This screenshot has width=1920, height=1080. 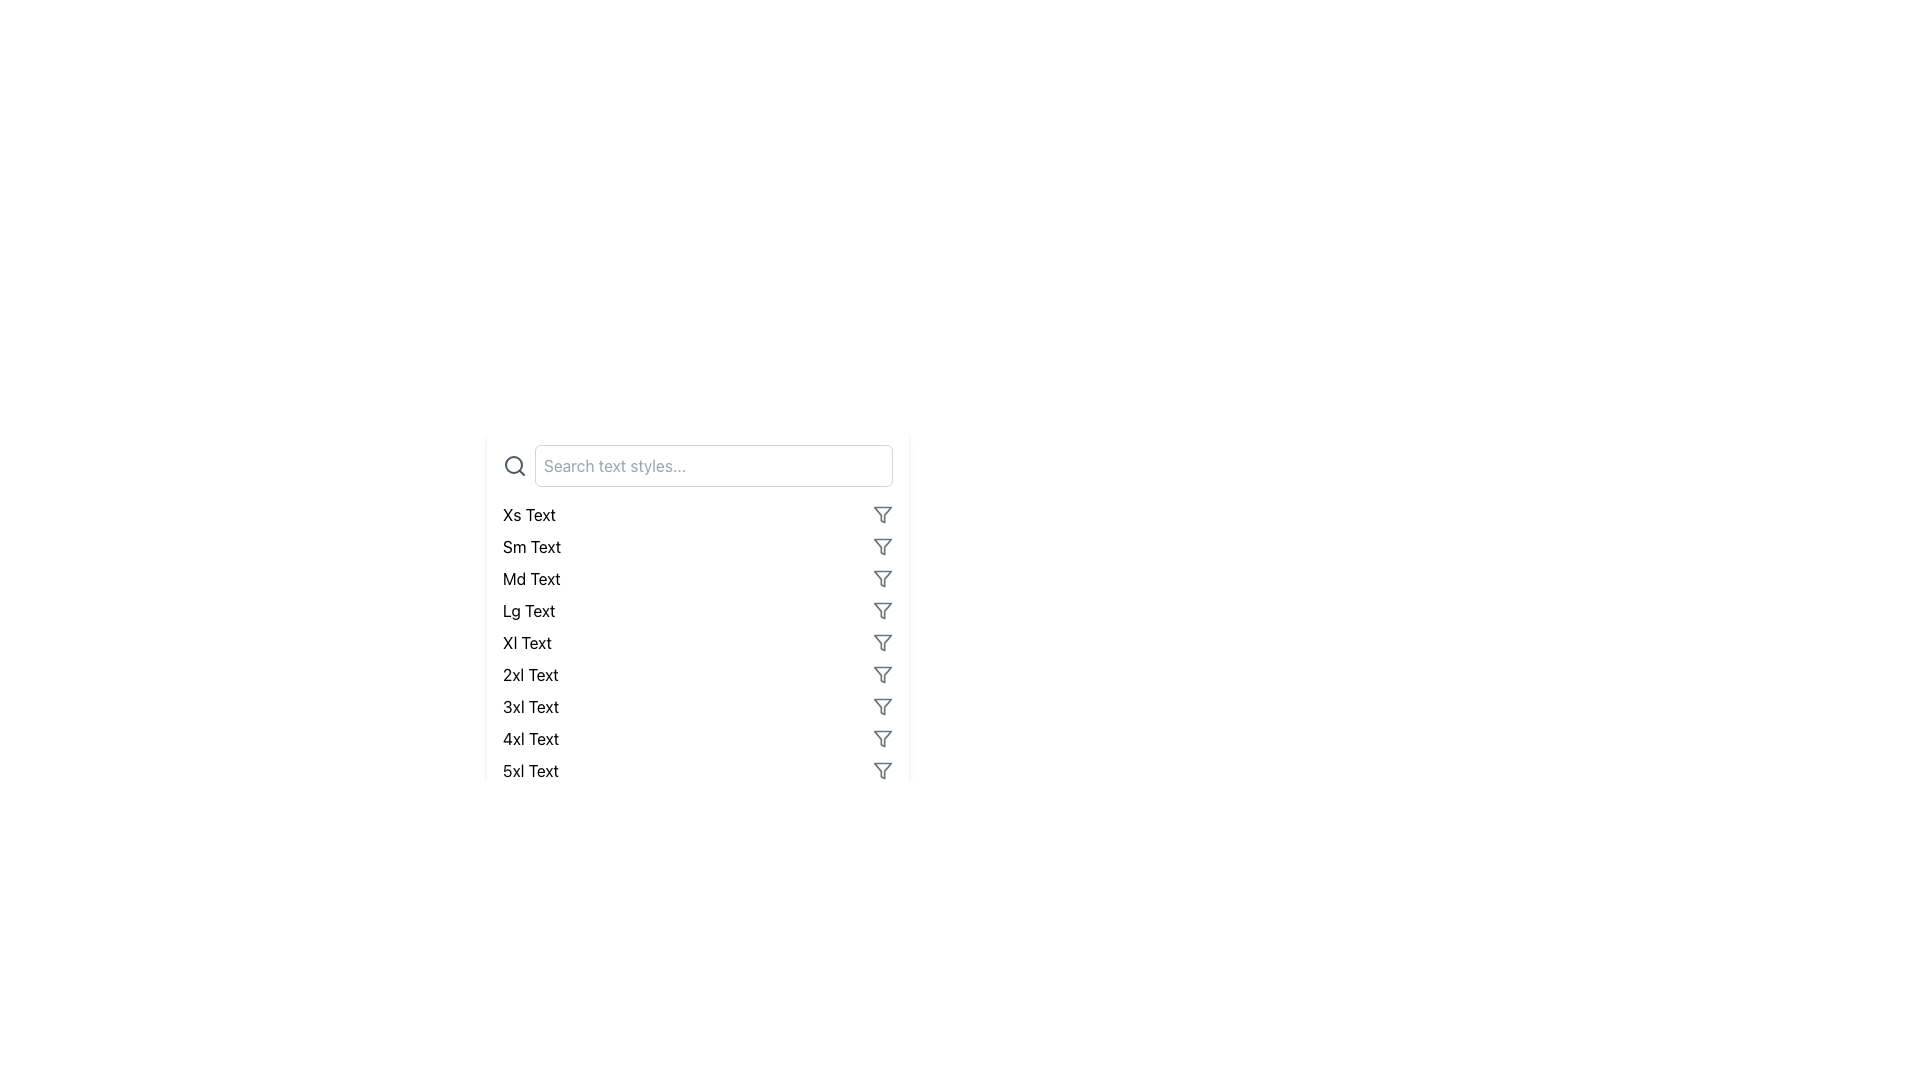 I want to click on the sorting or filtering icon located to the right of the 'Xs Text' row in the list of text styles, so click(x=882, y=514).